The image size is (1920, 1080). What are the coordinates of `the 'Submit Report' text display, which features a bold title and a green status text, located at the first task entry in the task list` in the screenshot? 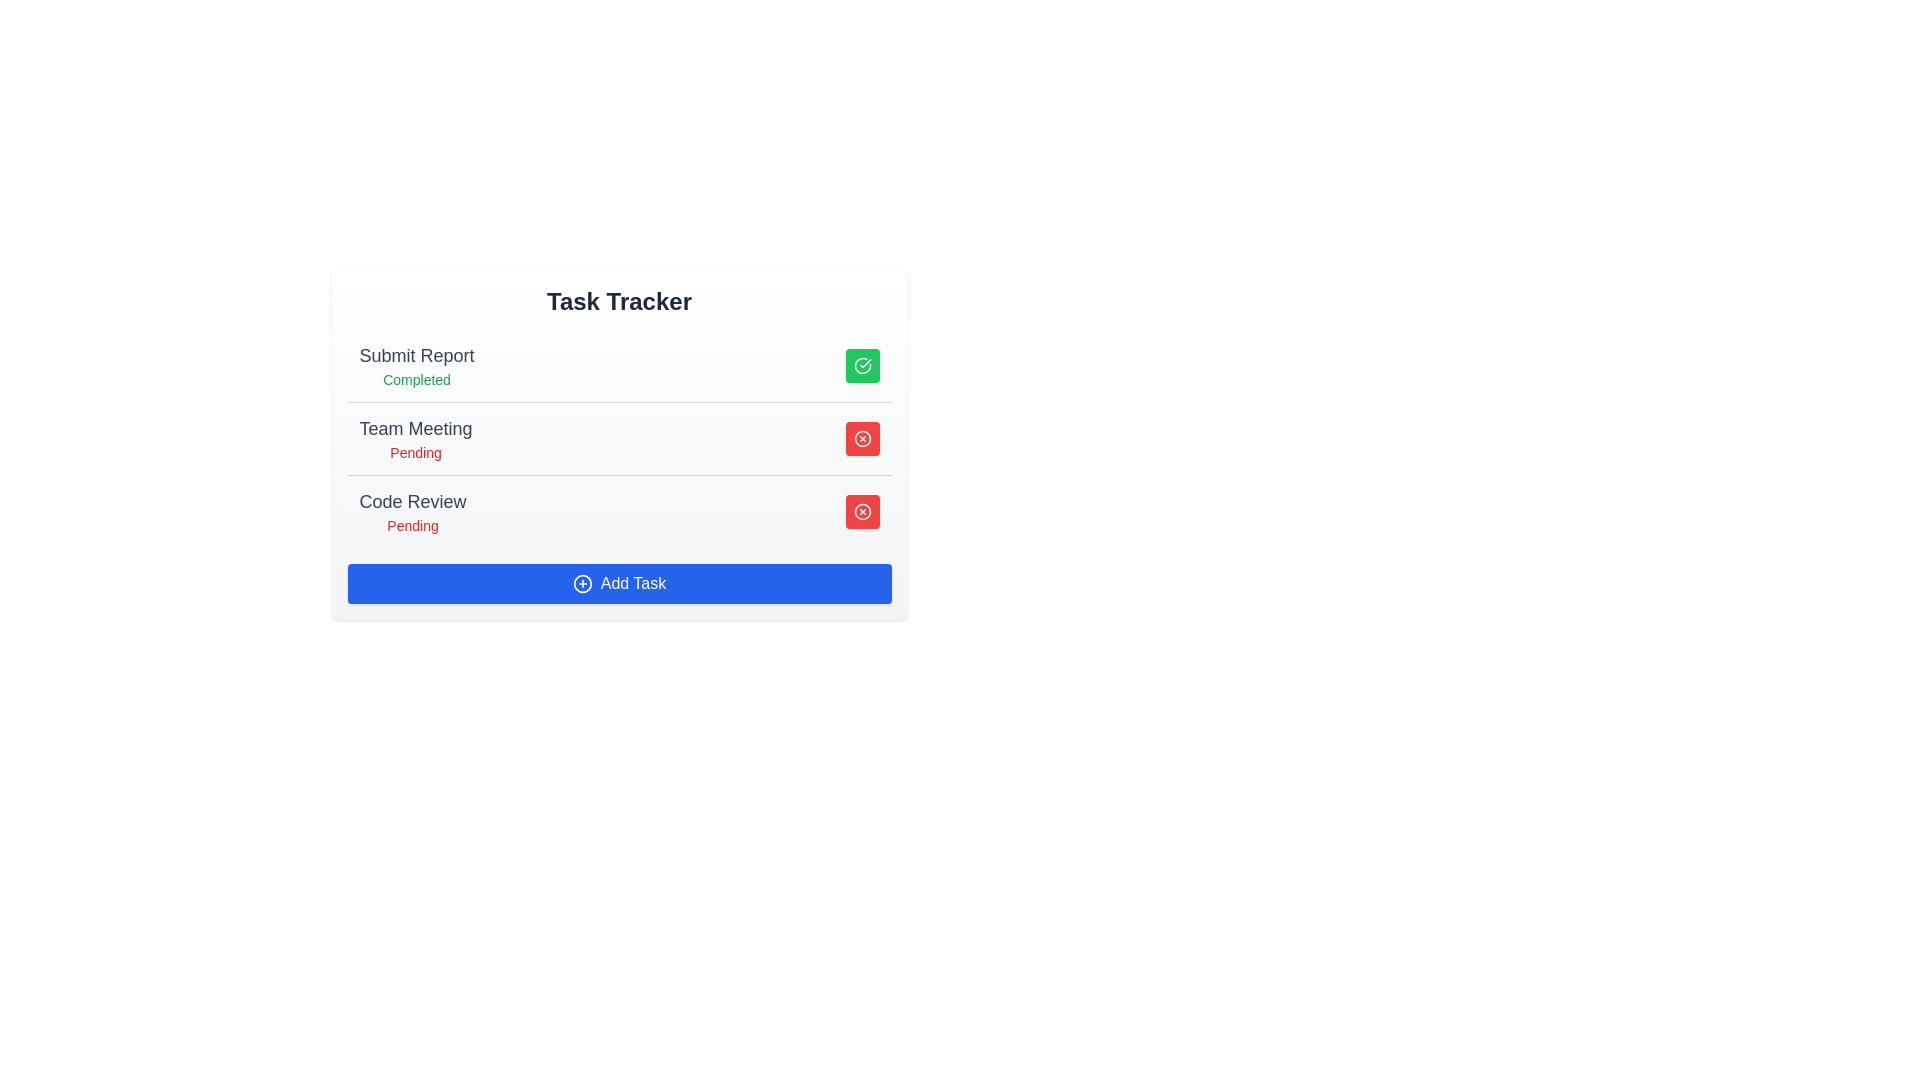 It's located at (416, 366).